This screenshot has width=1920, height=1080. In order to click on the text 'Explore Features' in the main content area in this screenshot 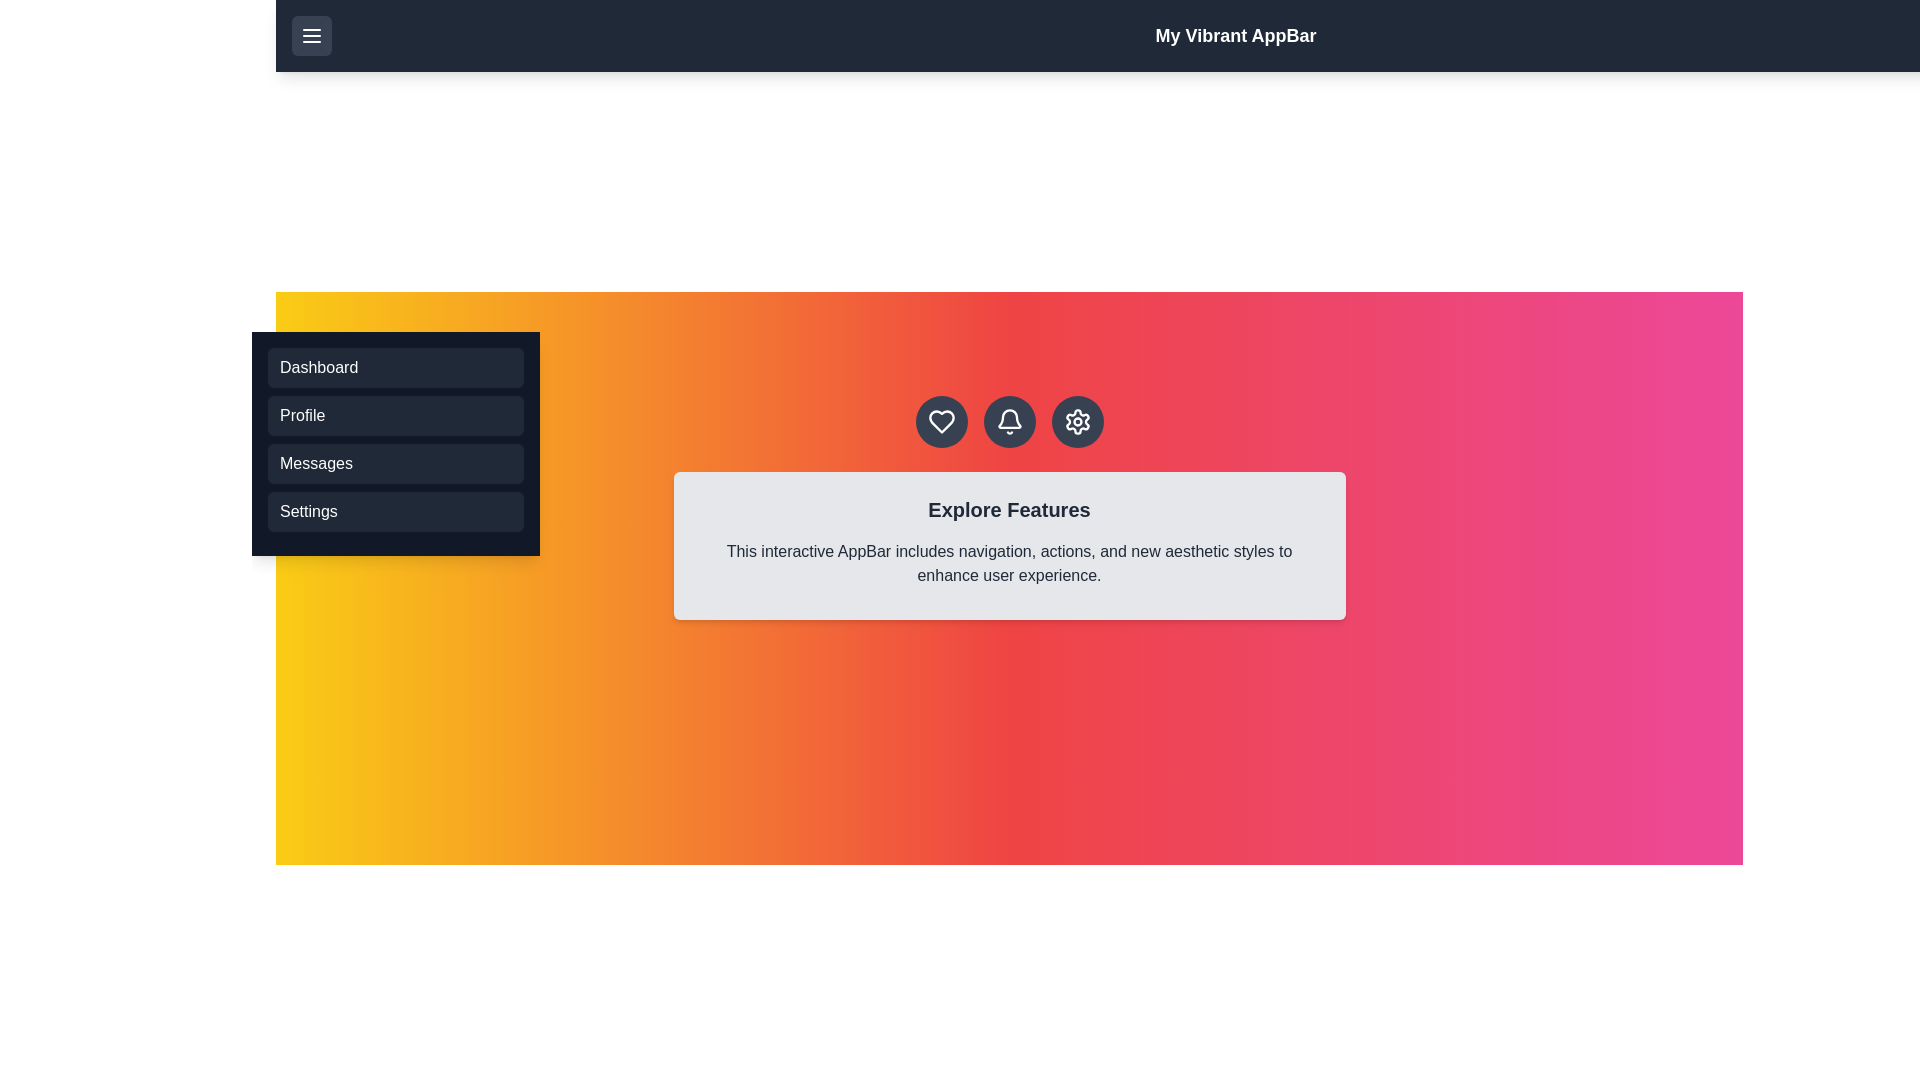, I will do `click(1009, 508)`.